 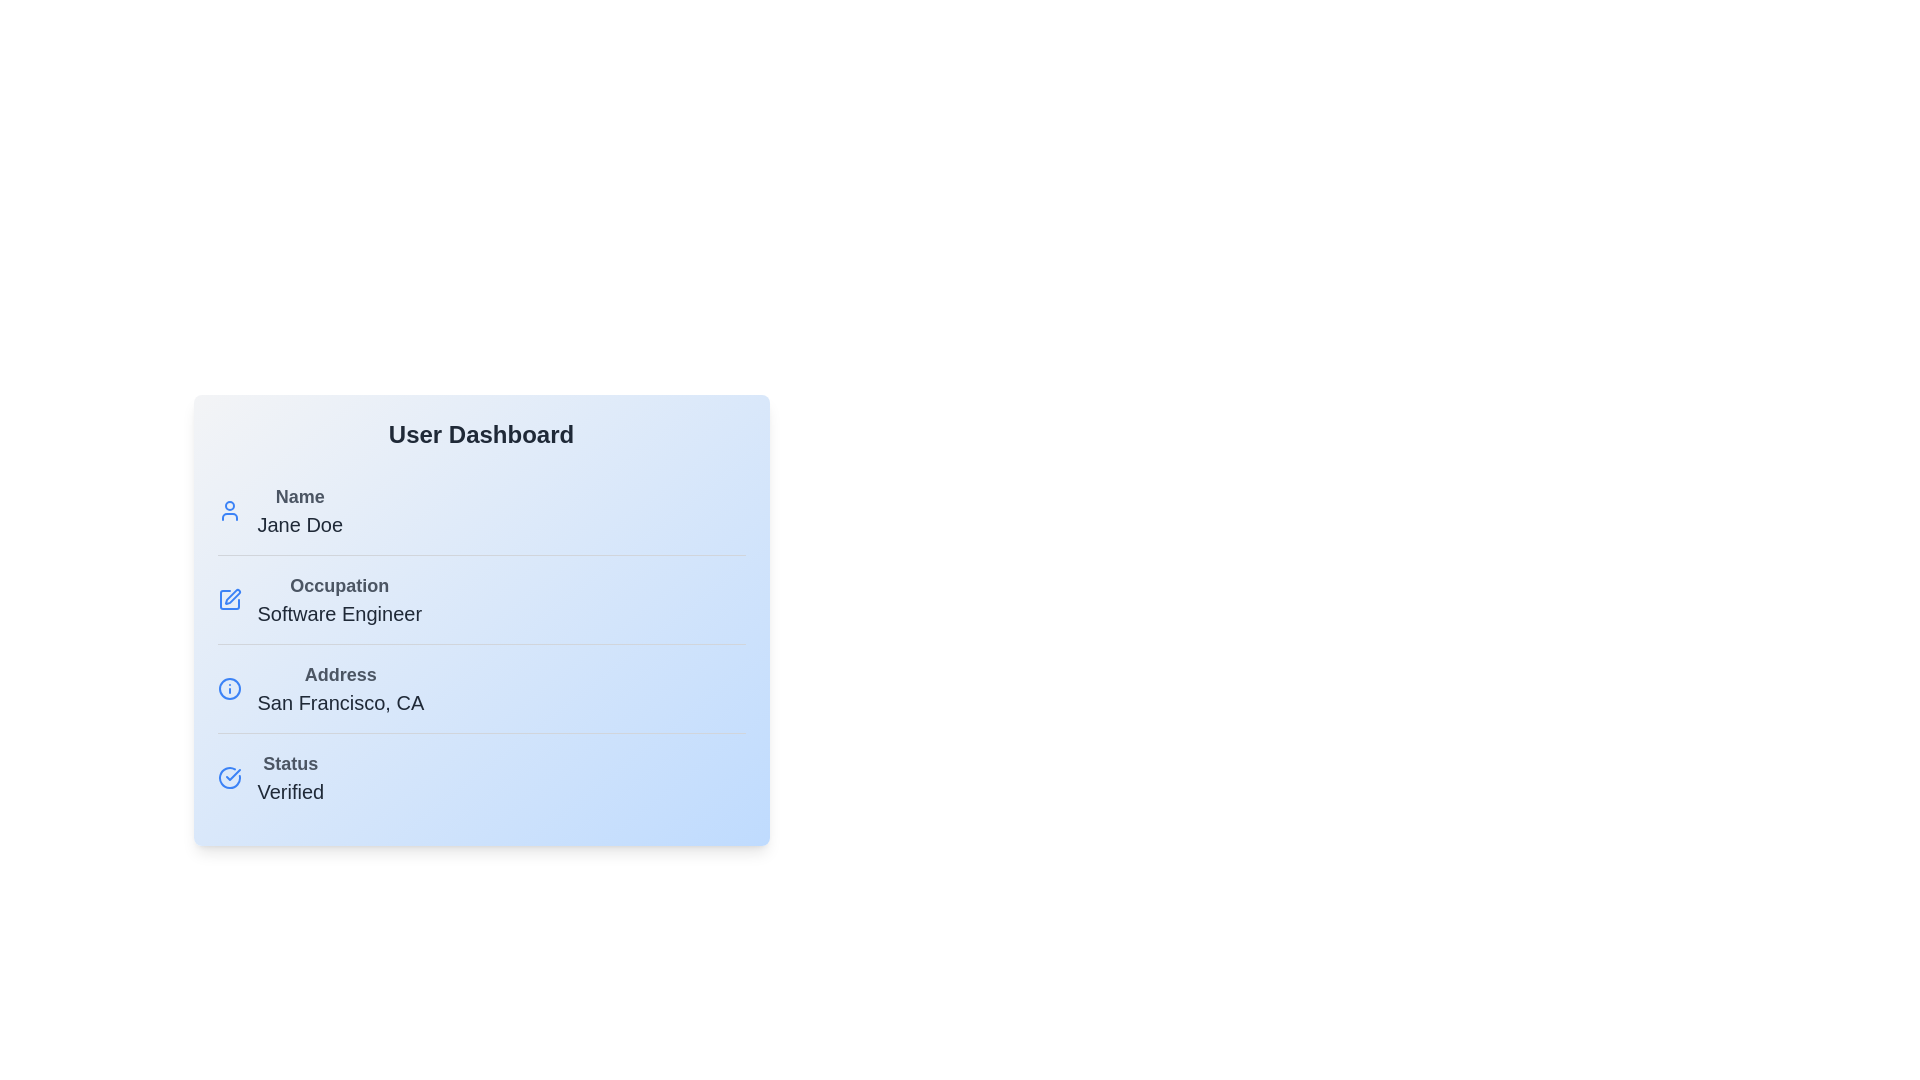 What do you see at coordinates (289, 763) in the screenshot?
I see `the Text label that serves as a heading for the 'Verified' status information, located at the bottom portion of the user card layout` at bounding box center [289, 763].